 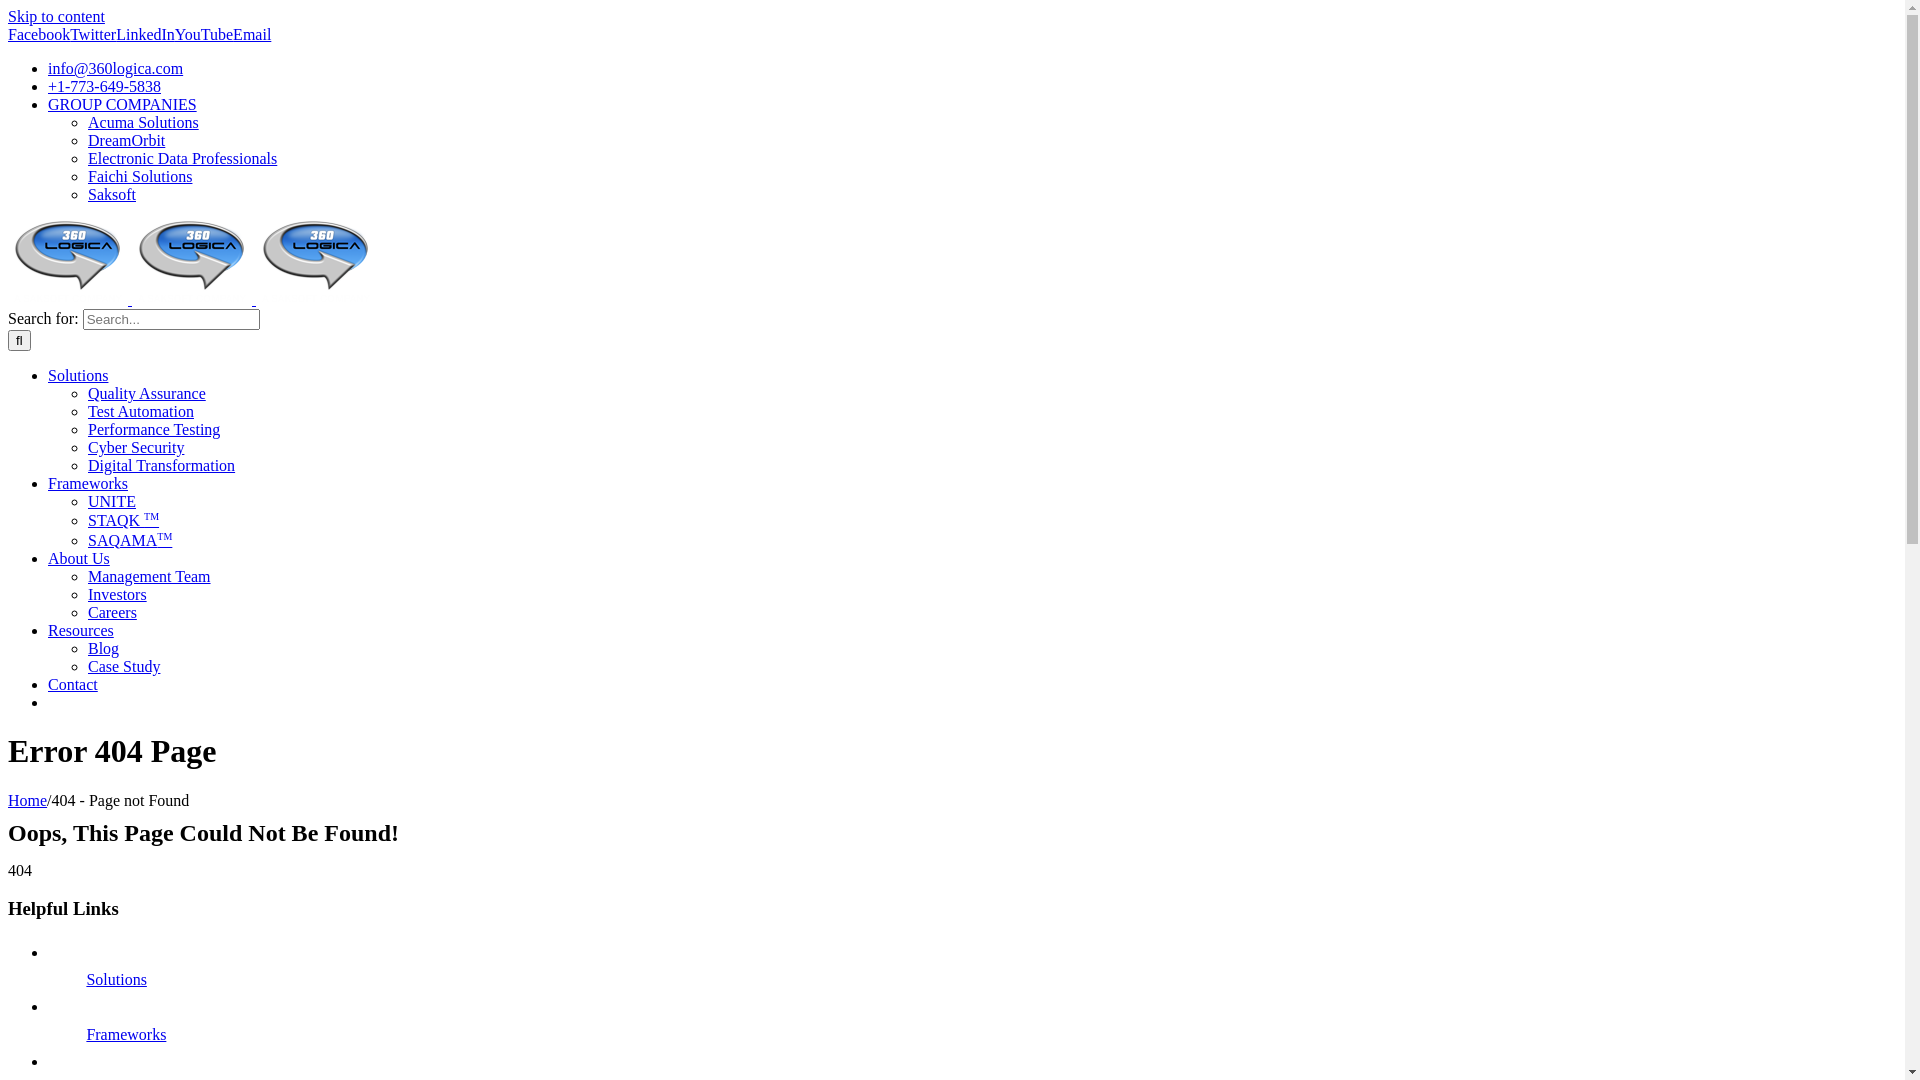 What do you see at coordinates (121, 104) in the screenshot?
I see `'GROUP COMPANIES'` at bounding box center [121, 104].